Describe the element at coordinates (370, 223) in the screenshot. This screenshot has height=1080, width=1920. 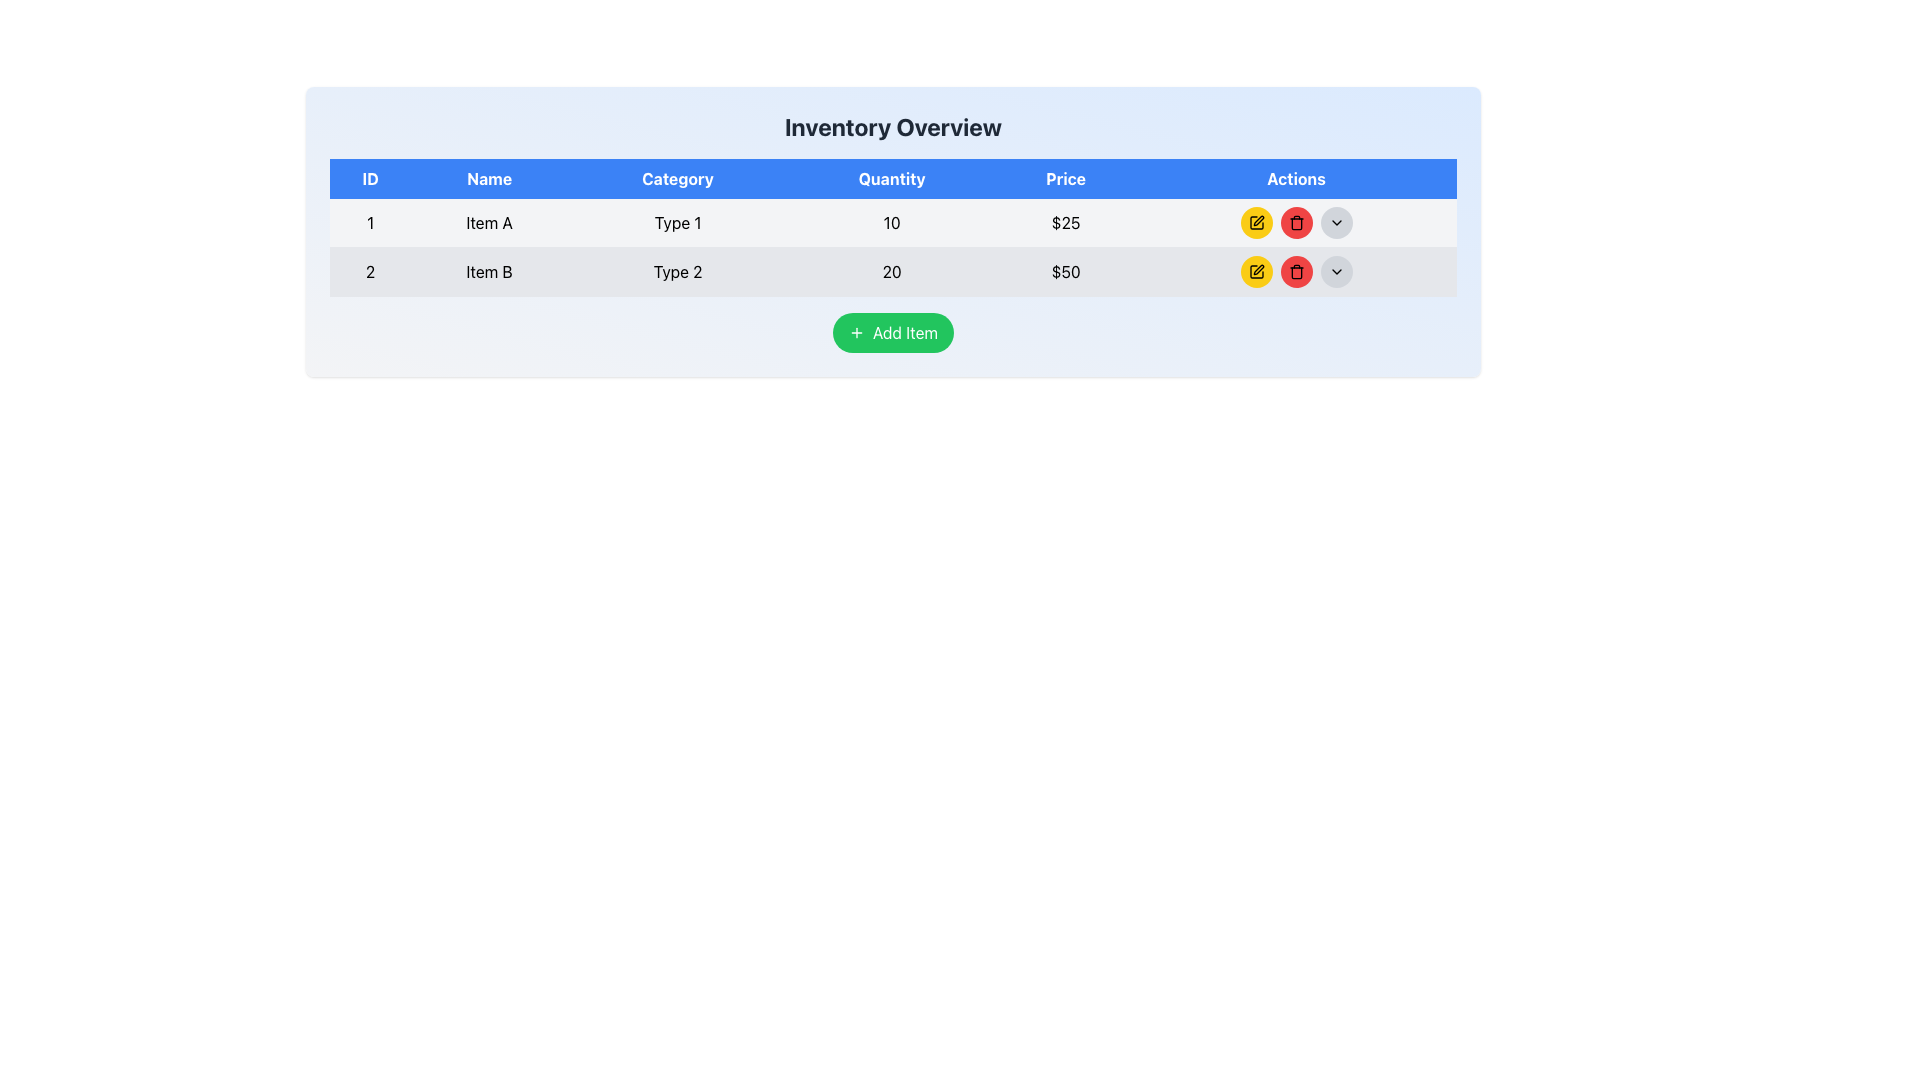
I see `the static textual display element that represents the identifier of the first item in the table, located in the first cell under the 'ID' header` at that location.